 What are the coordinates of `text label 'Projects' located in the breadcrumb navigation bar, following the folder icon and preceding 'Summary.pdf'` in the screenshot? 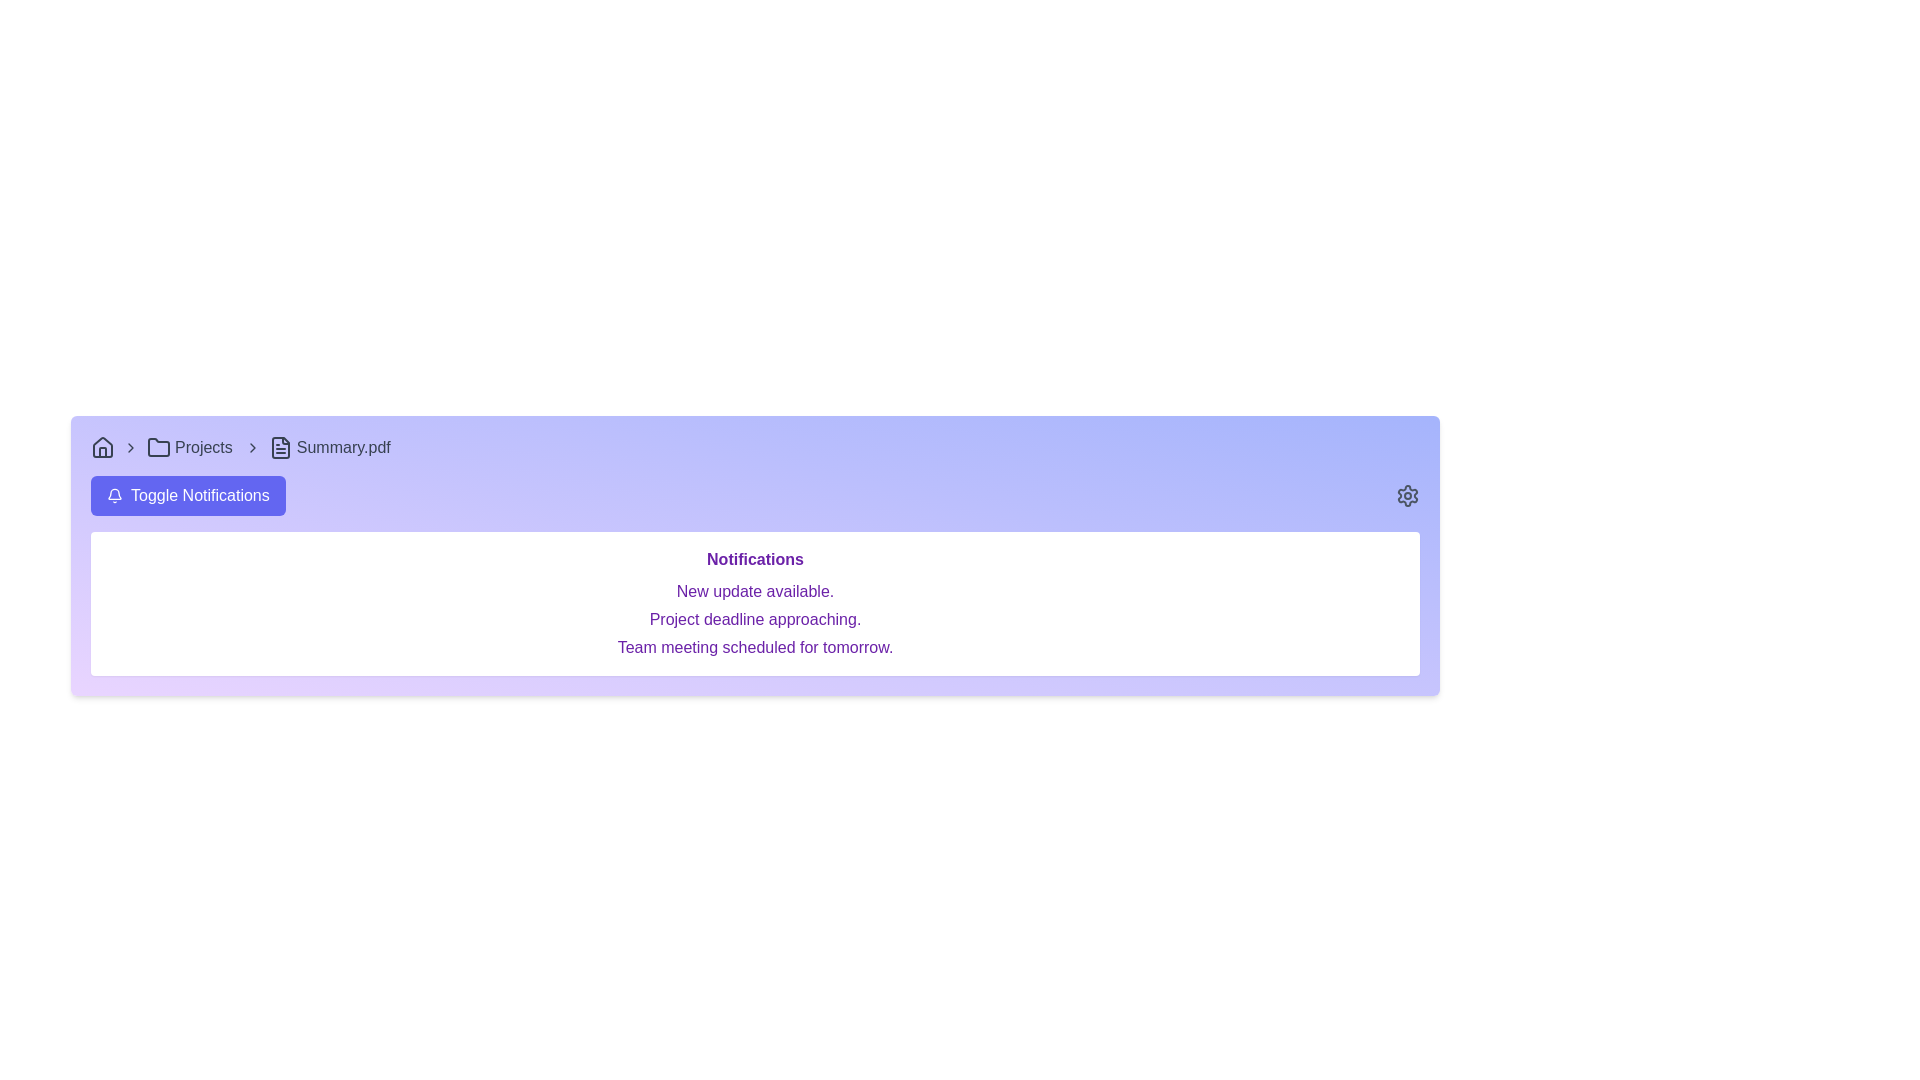 It's located at (203, 446).